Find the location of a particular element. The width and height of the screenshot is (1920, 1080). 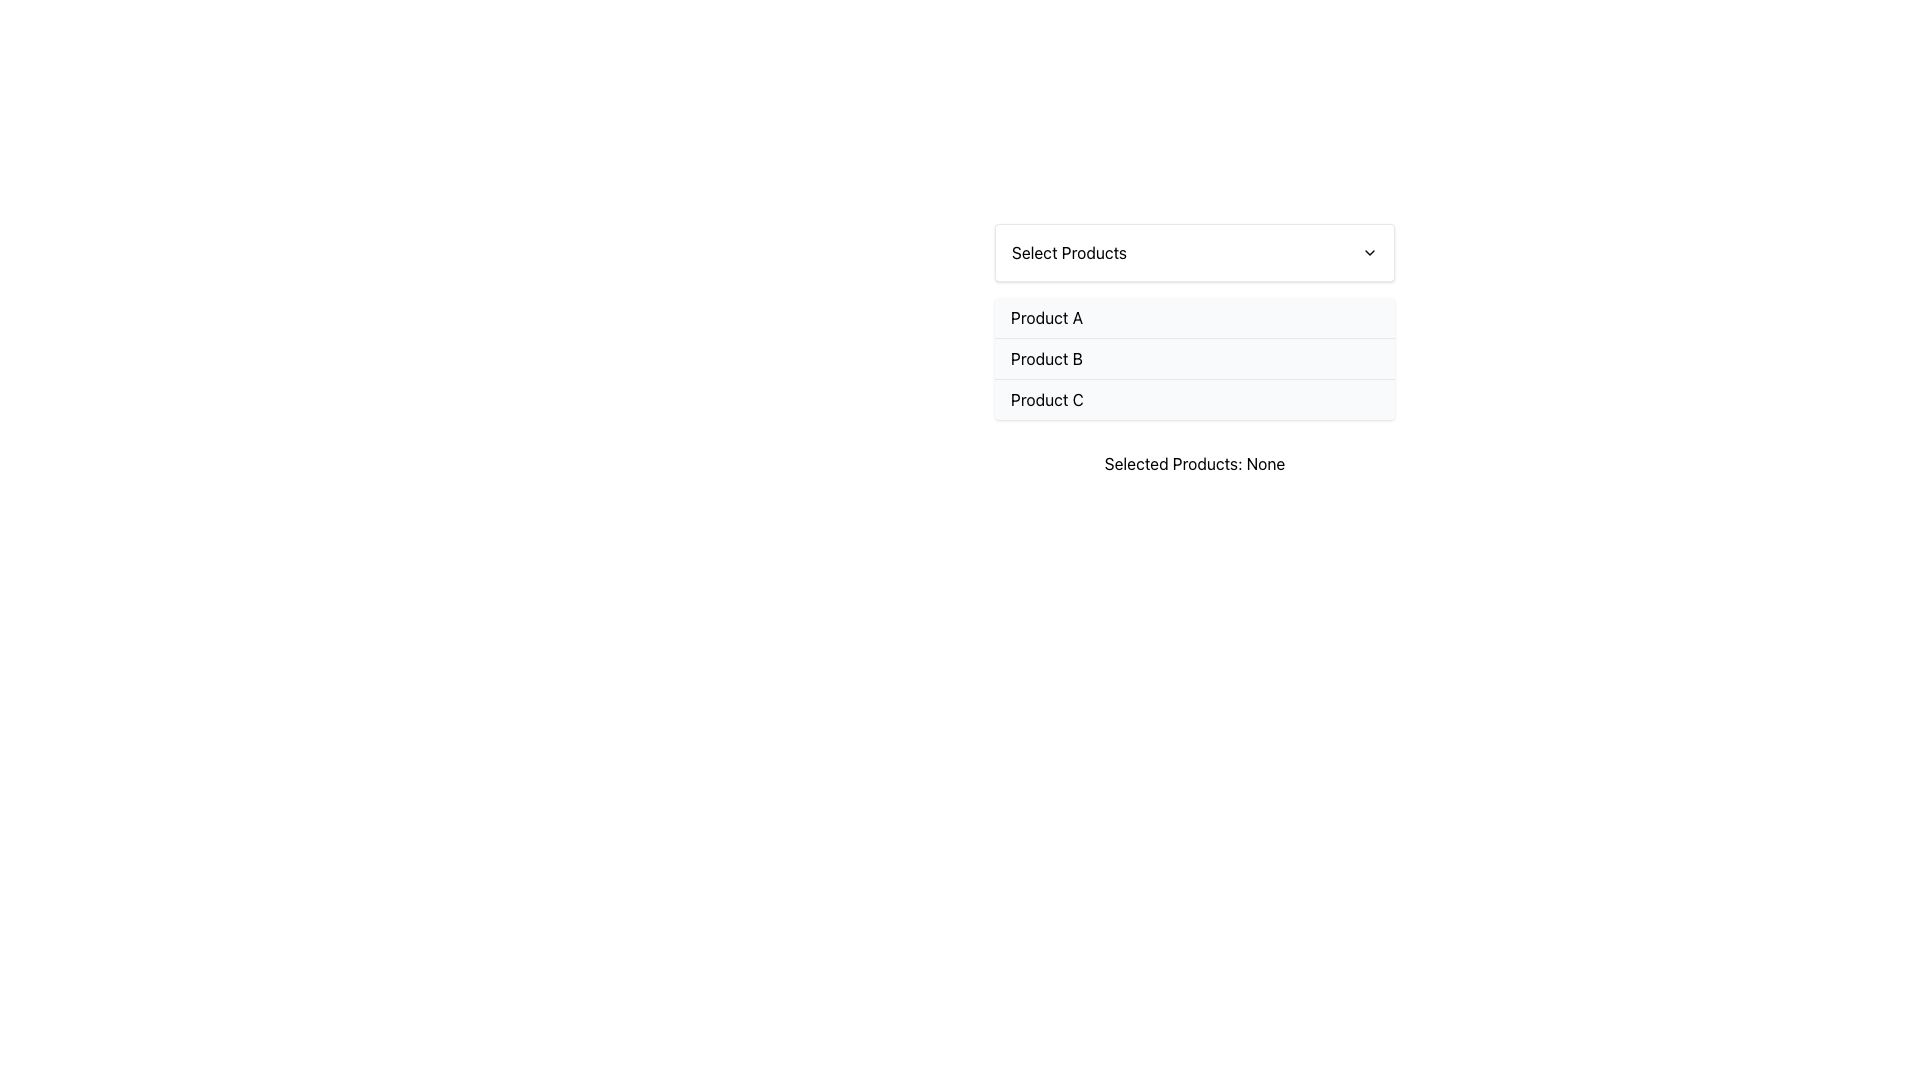

the 'Product C' label in the selectable list under the dropdown 'Select Products' is located at coordinates (1046, 400).